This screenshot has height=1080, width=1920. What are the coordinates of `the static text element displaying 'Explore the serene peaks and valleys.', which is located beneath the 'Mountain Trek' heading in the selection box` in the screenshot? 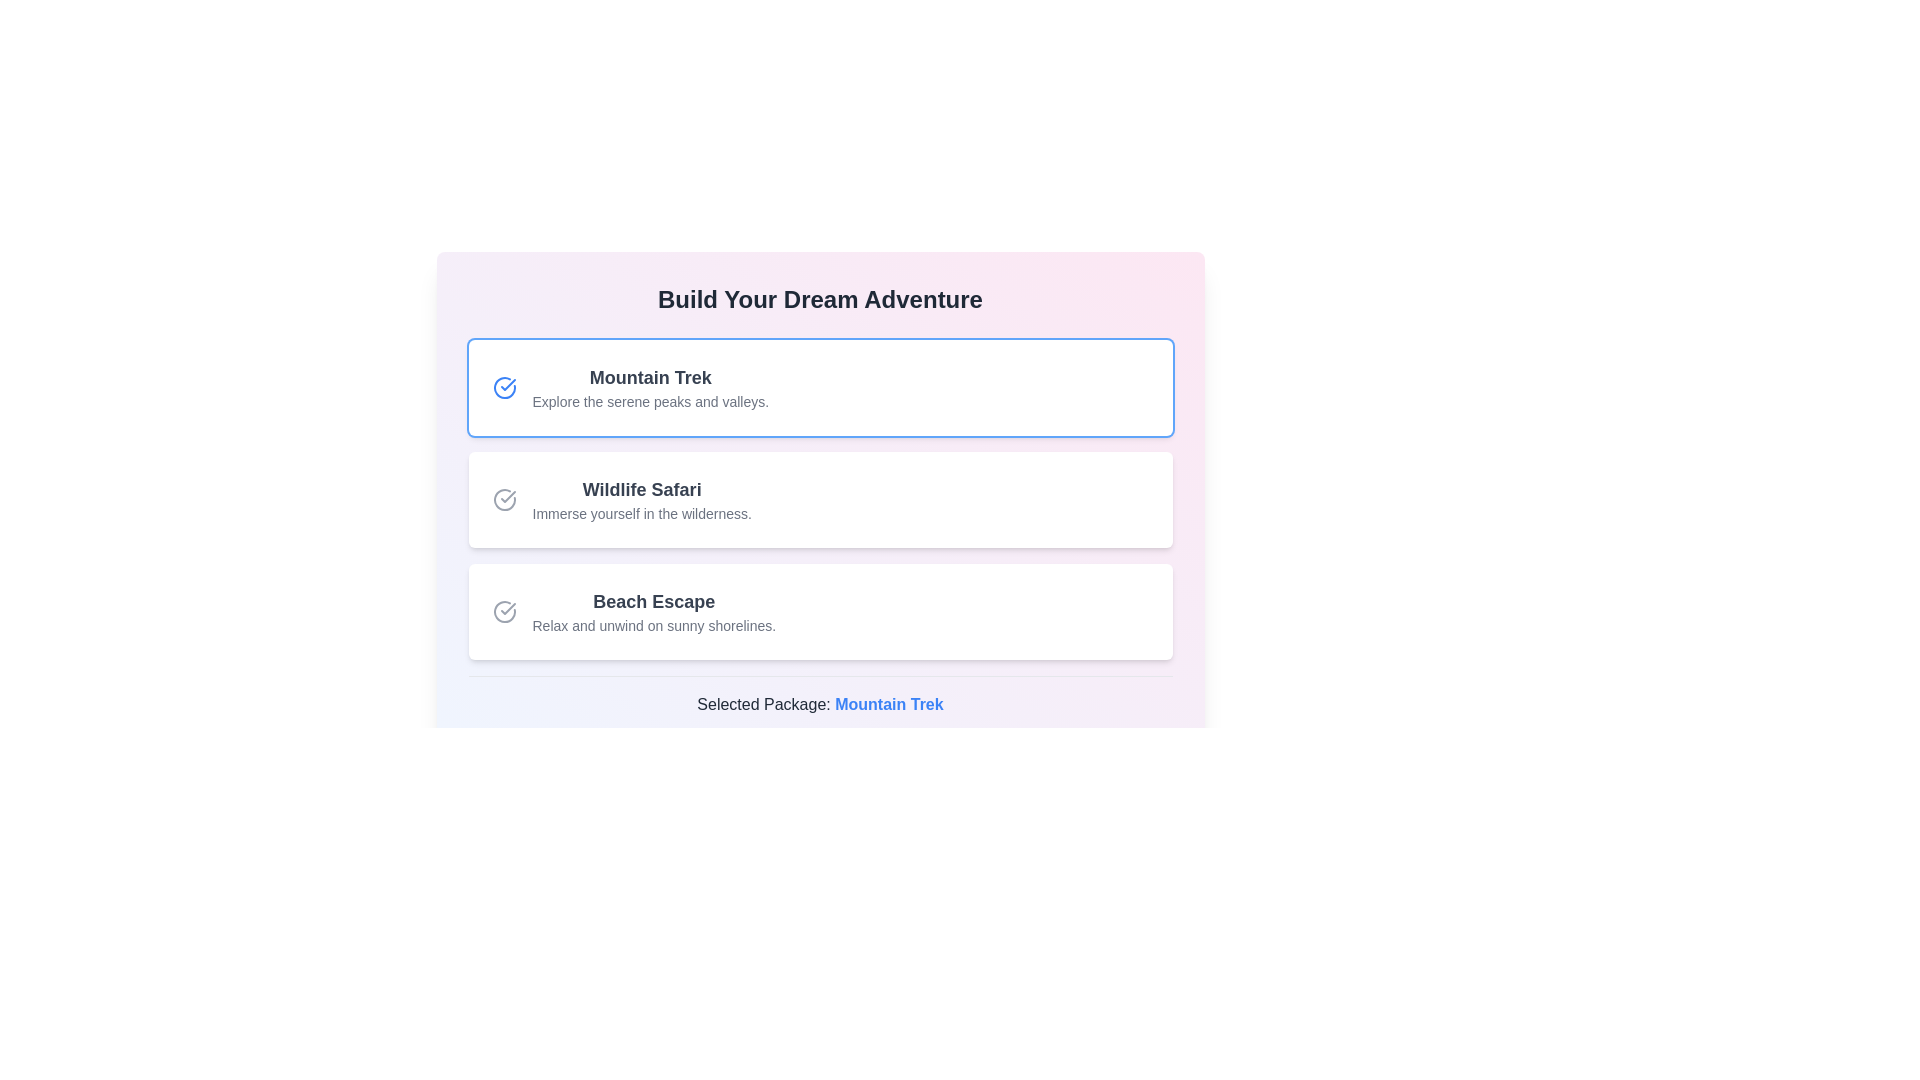 It's located at (650, 401).